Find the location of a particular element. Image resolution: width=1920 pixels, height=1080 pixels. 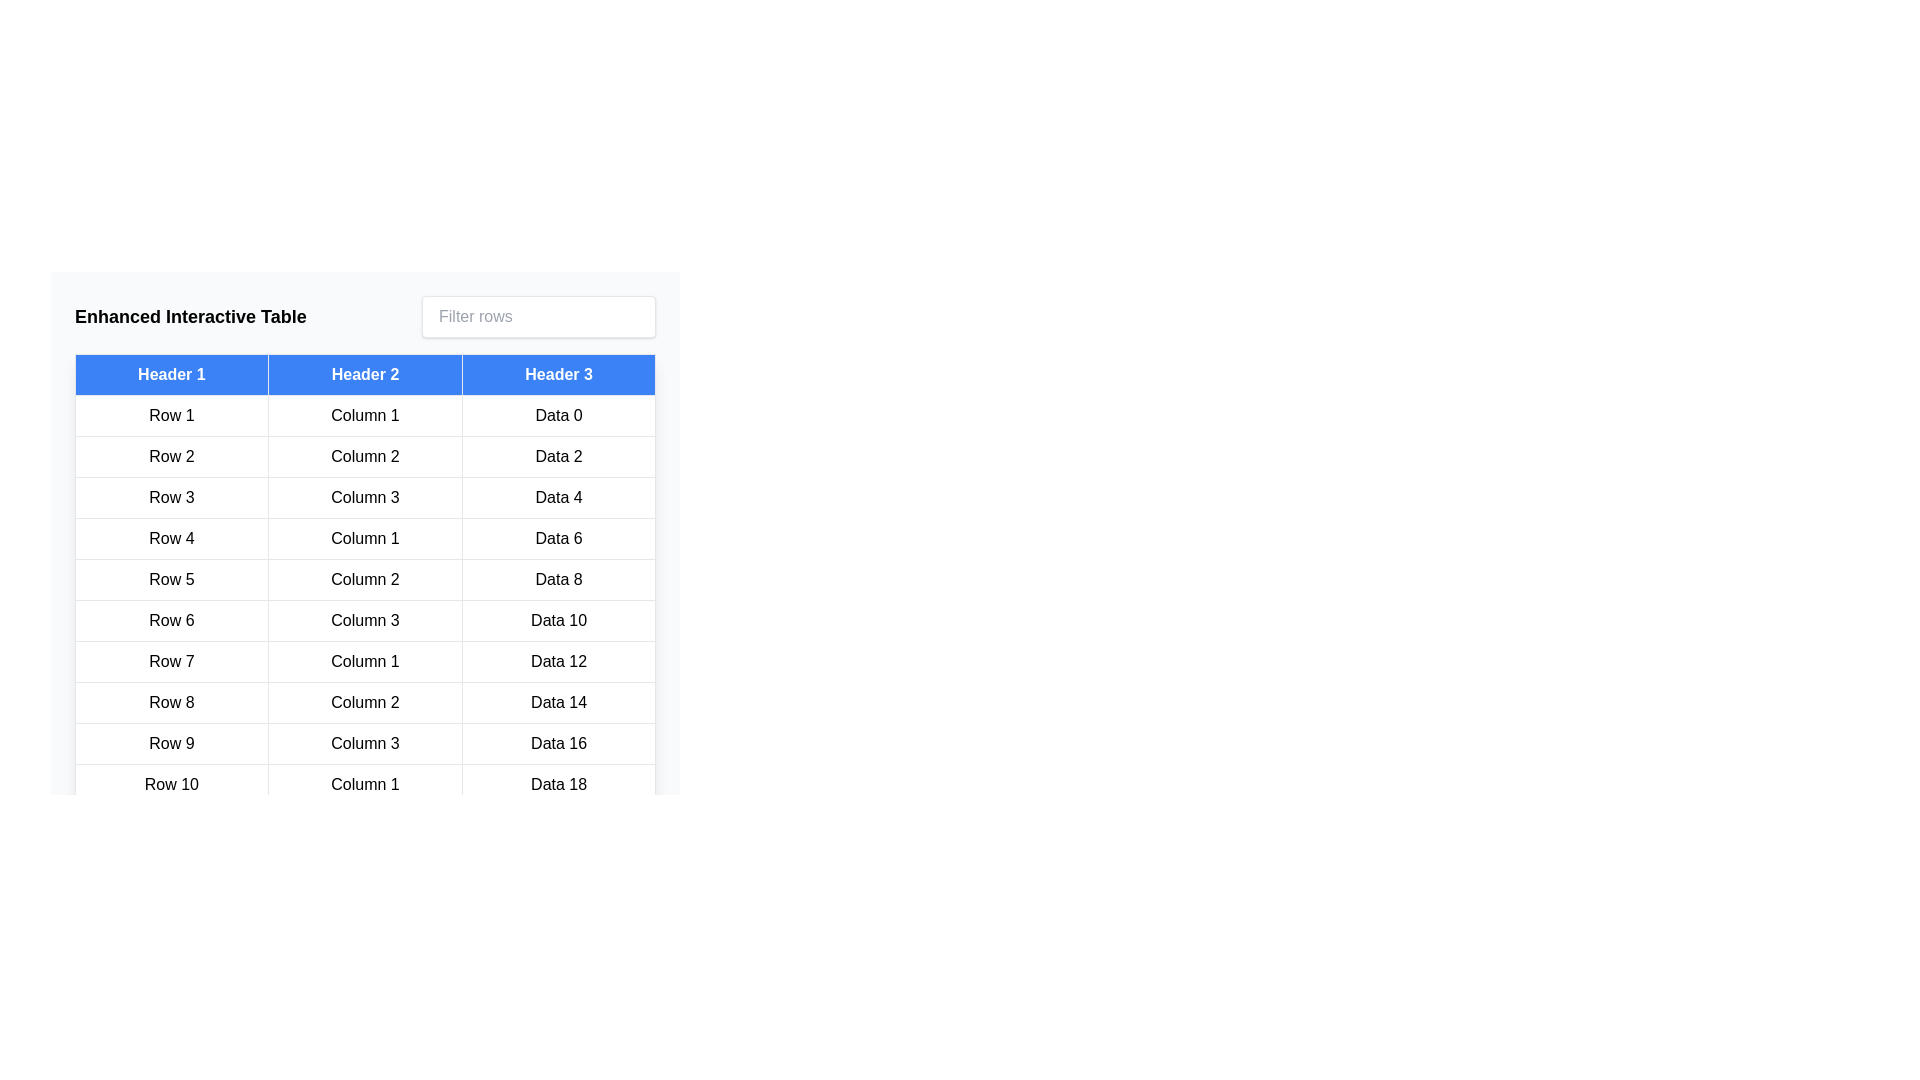

the header Header 2 to interact with the table column is located at coordinates (365, 374).